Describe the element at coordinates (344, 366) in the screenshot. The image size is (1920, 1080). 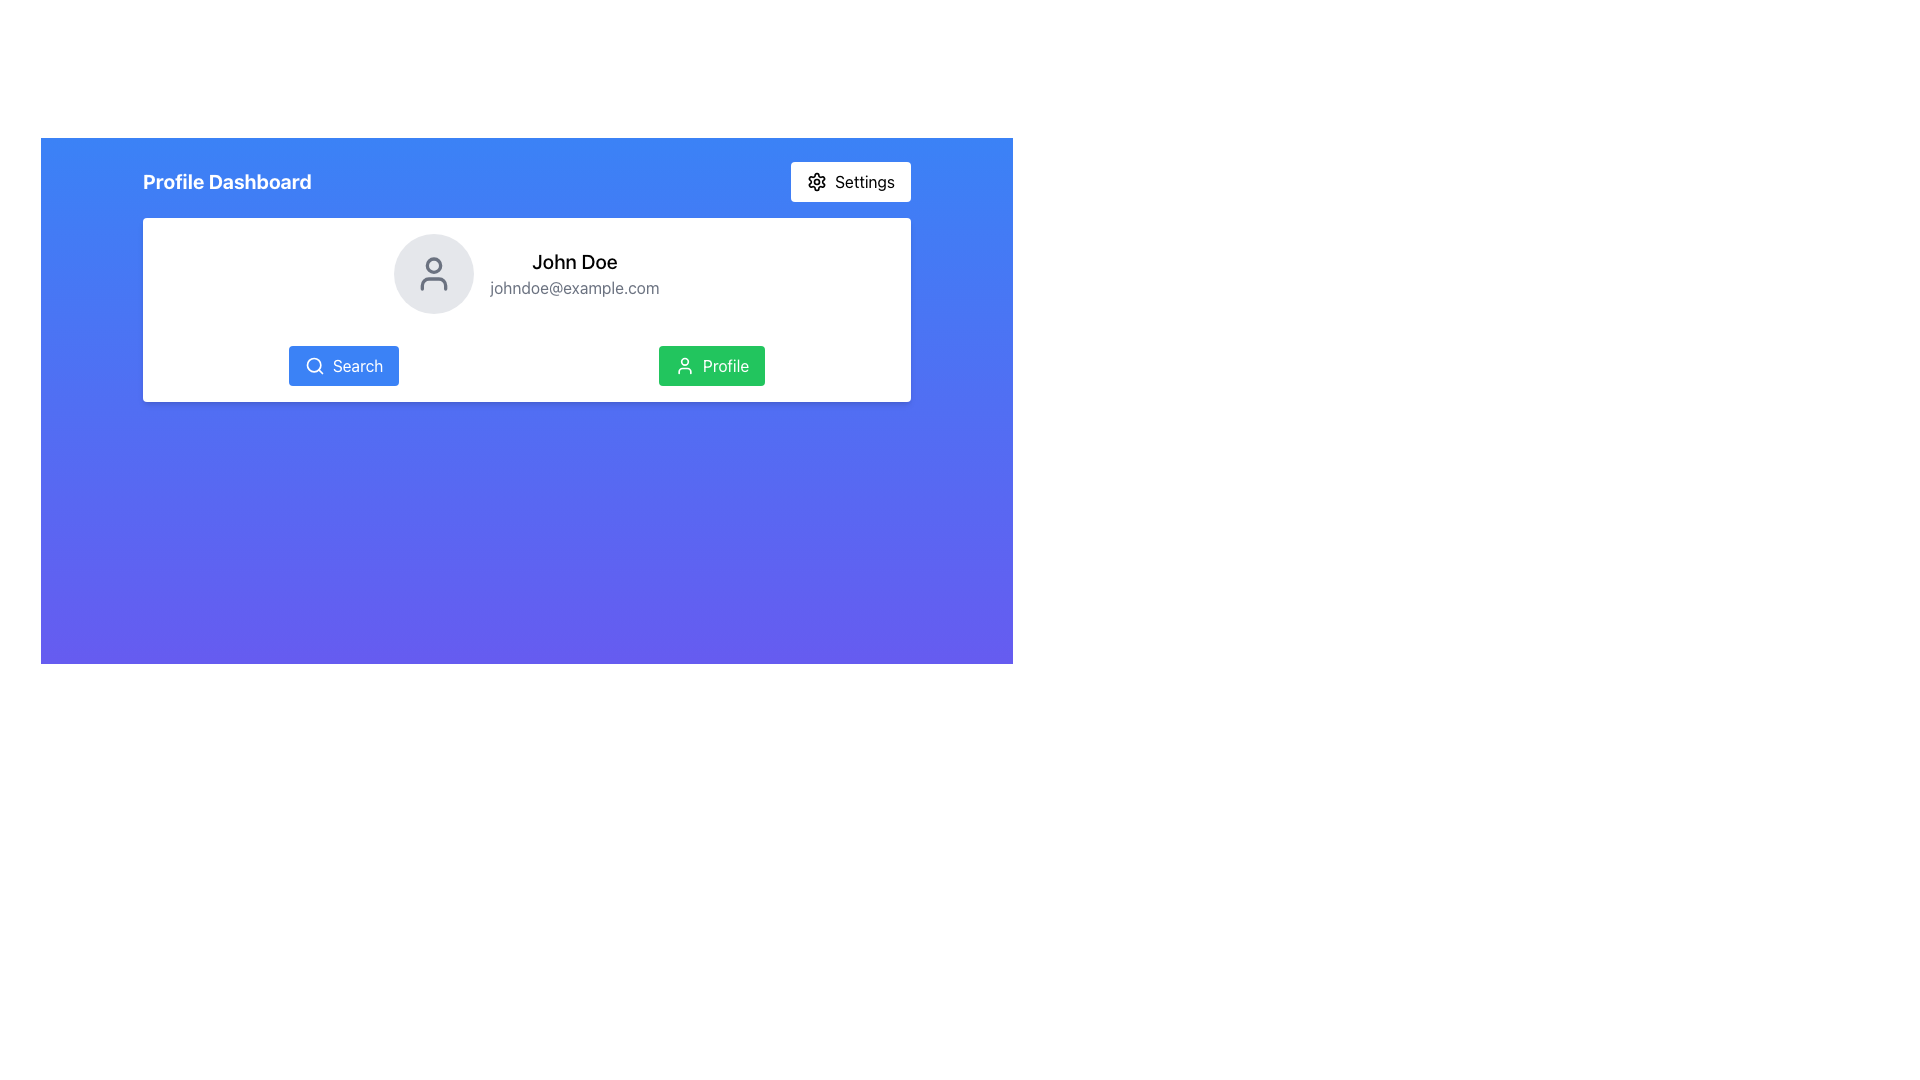
I see `the 'Search' button with a rounded blue background and white text` at that location.